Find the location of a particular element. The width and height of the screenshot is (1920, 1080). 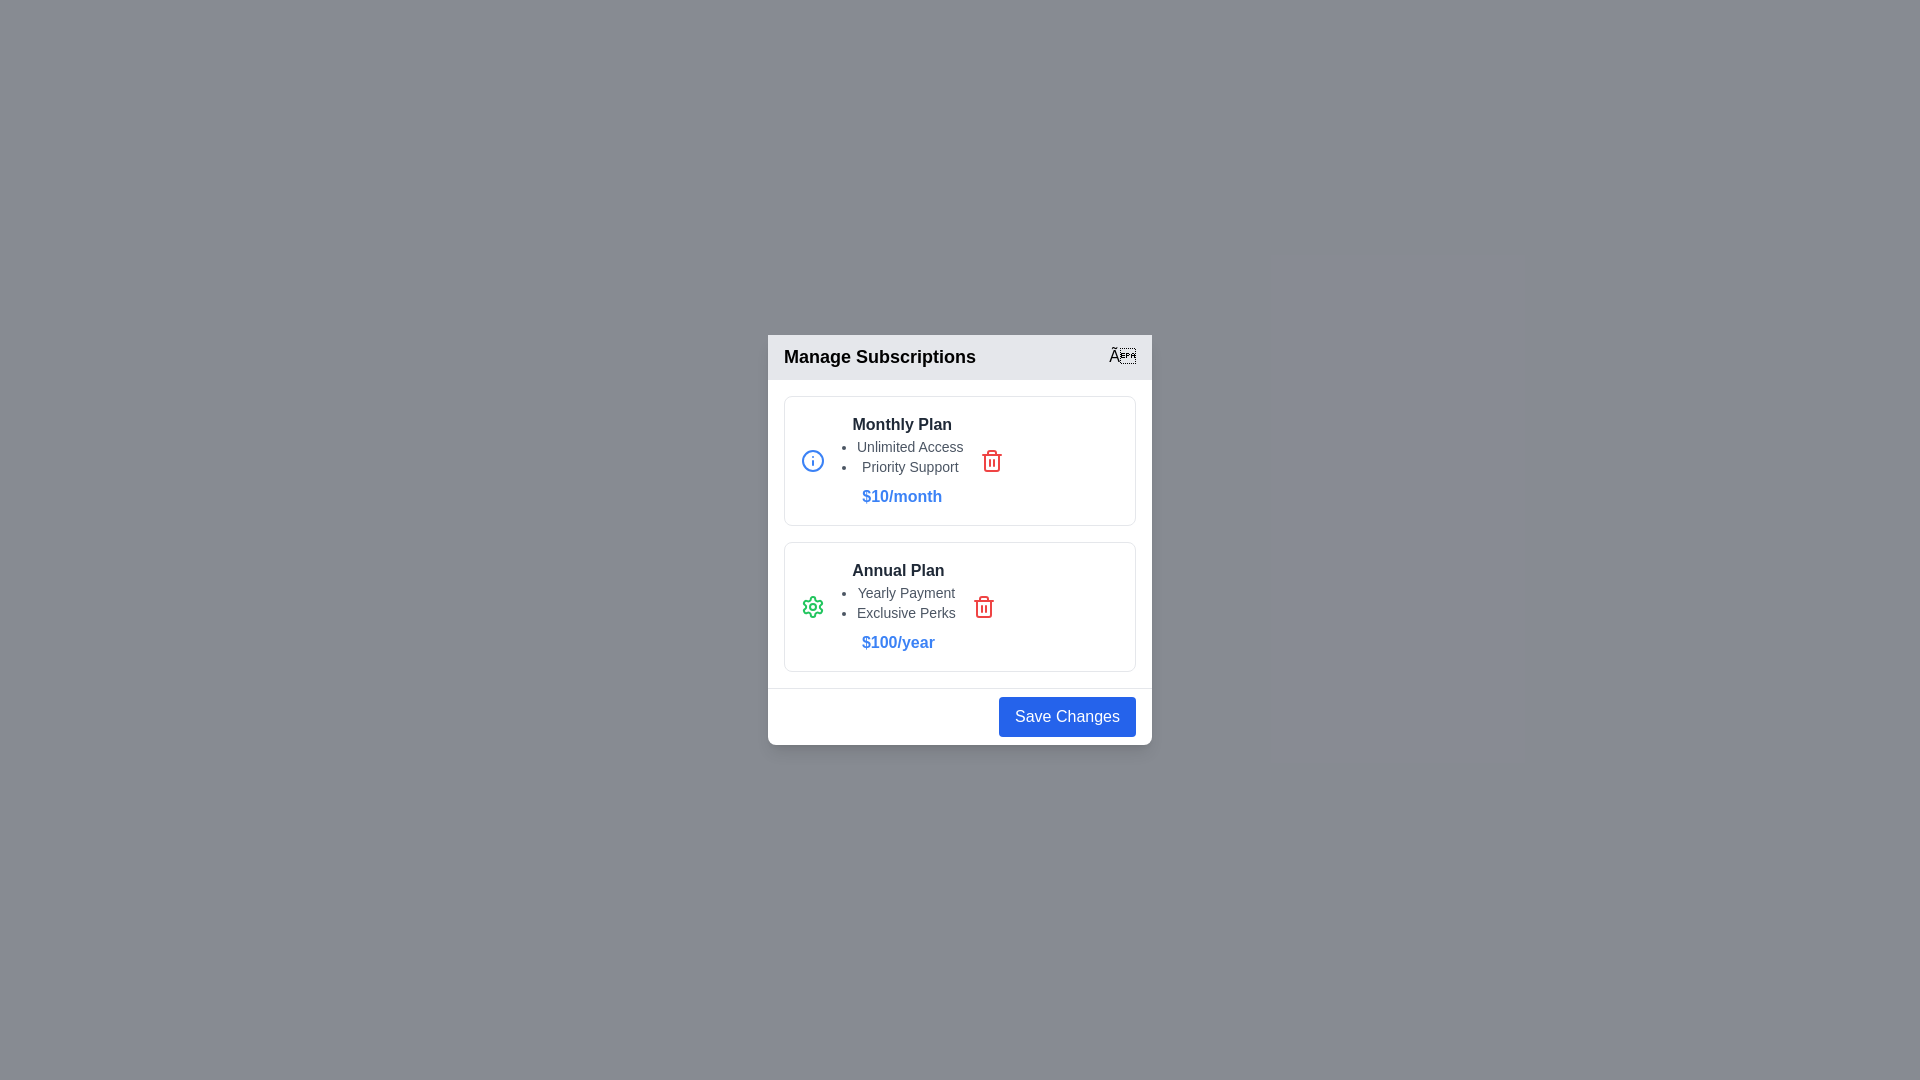

the information icon for the subscription plan Monthly Plan is located at coordinates (812, 461).